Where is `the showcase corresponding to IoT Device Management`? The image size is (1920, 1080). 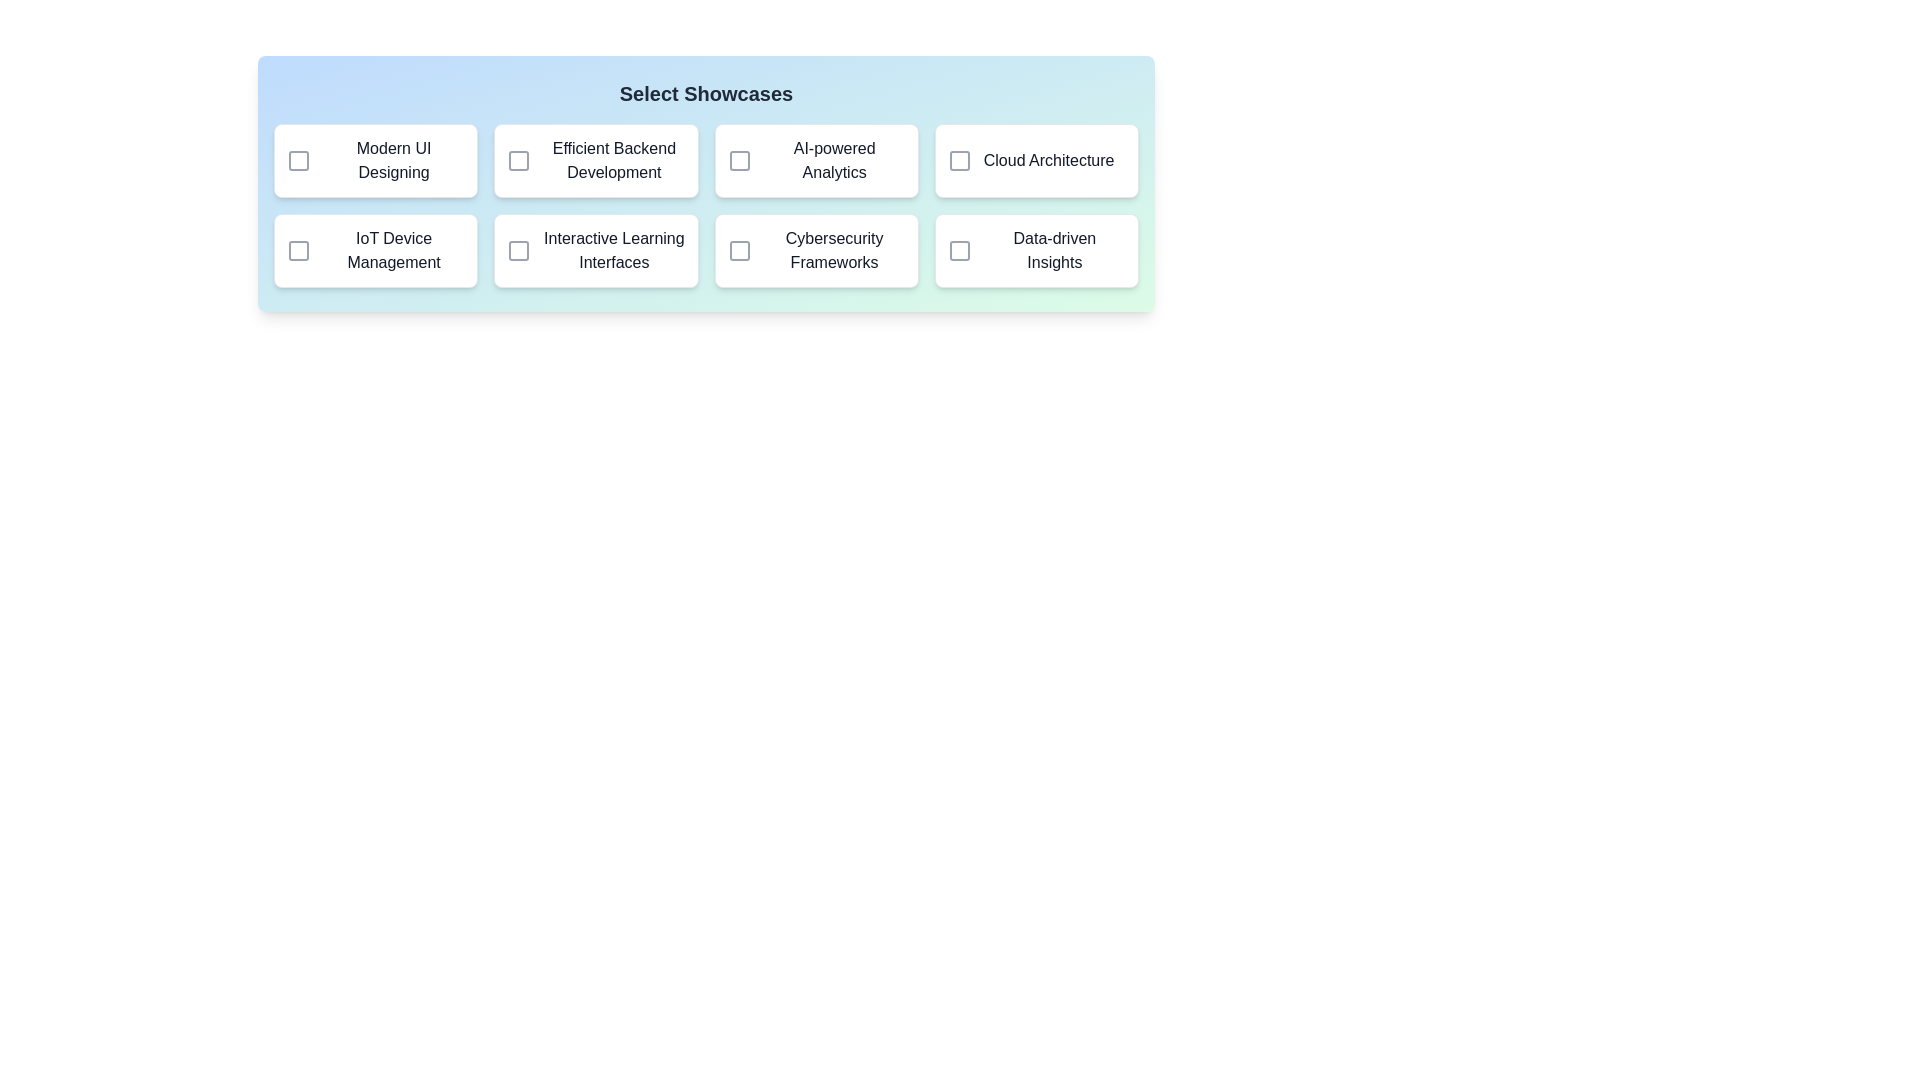 the showcase corresponding to IoT Device Management is located at coordinates (297, 249).